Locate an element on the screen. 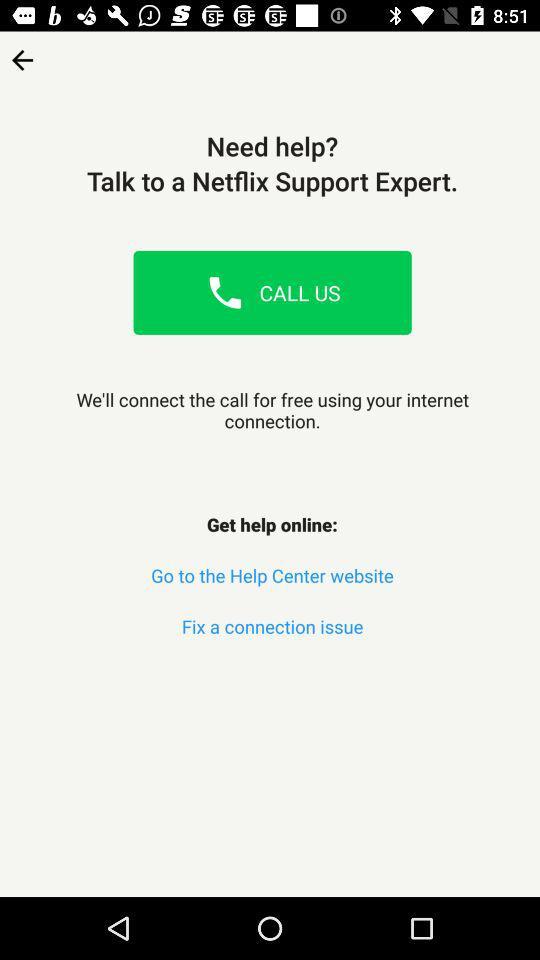 The image size is (540, 960). the icon to the left of call us is located at coordinates (224, 291).